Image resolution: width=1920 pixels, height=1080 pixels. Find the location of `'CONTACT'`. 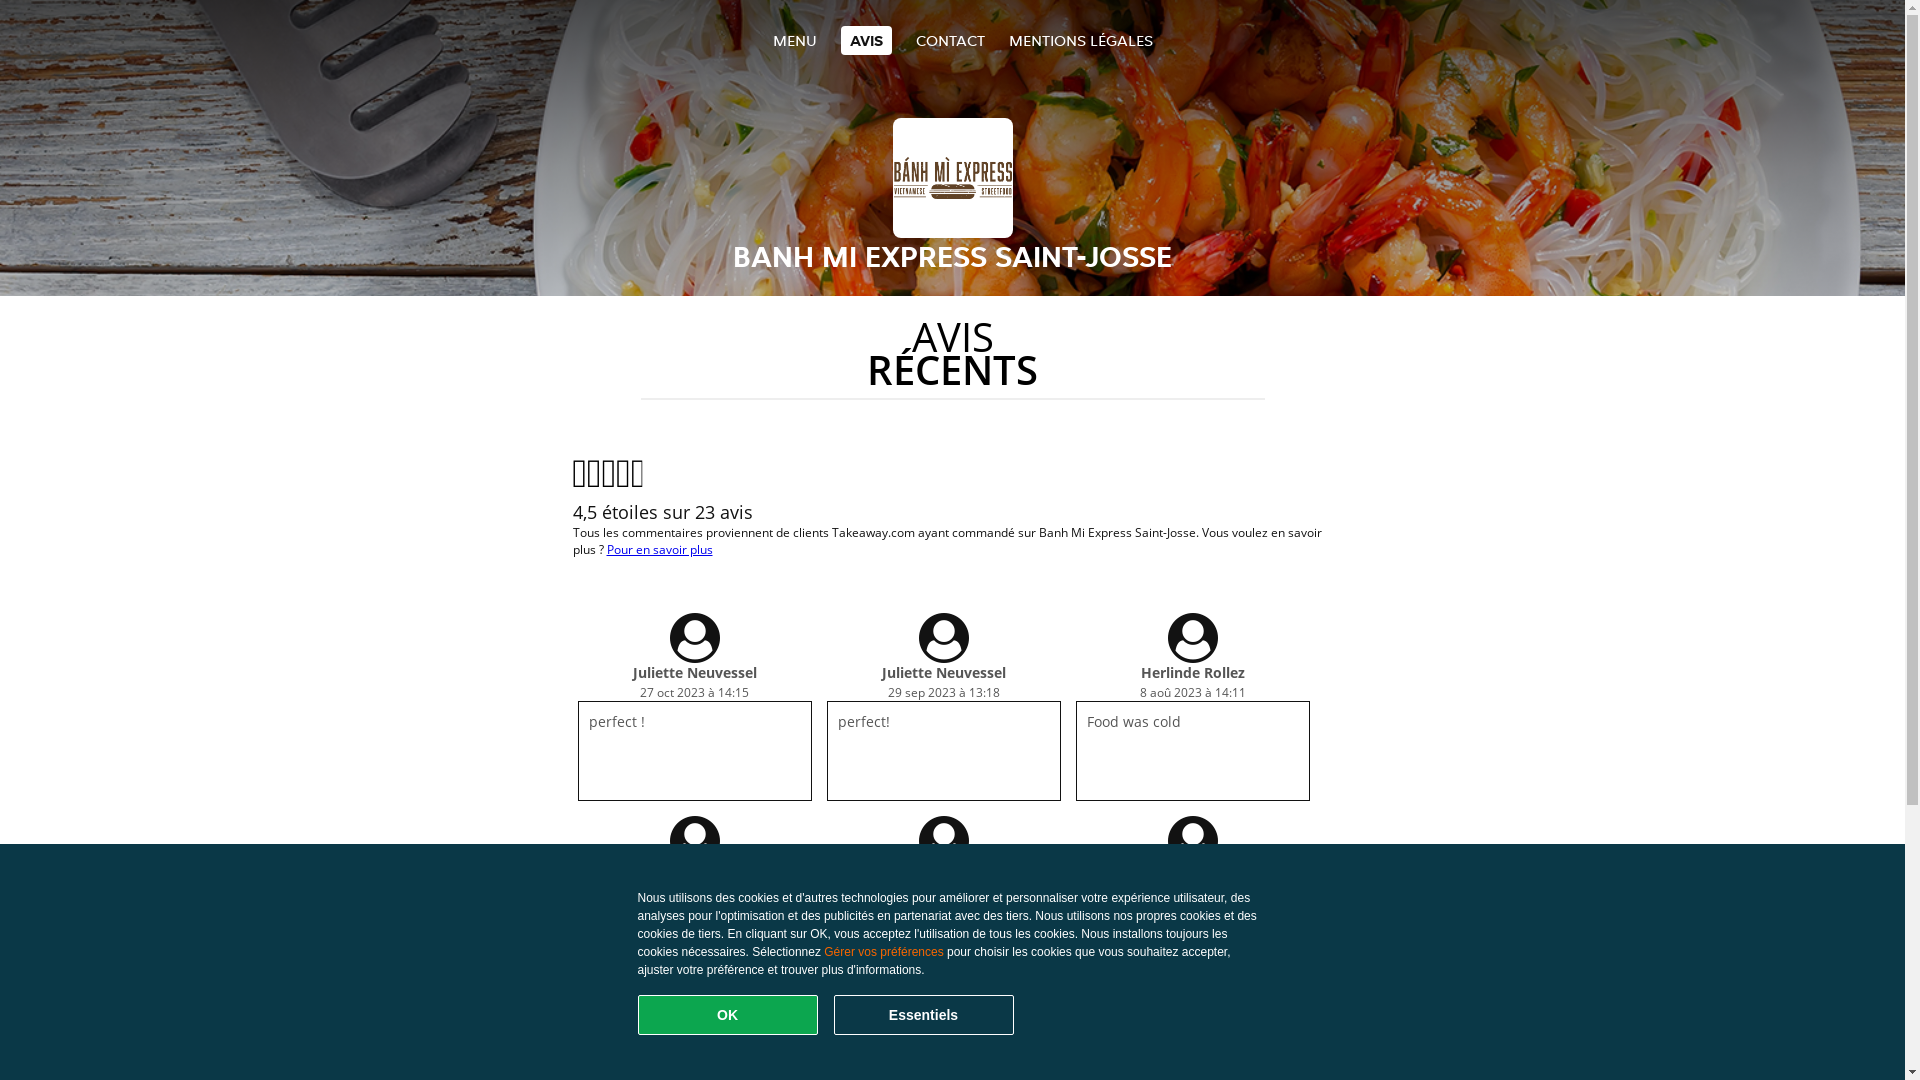

'CONTACT' is located at coordinates (915, 40).